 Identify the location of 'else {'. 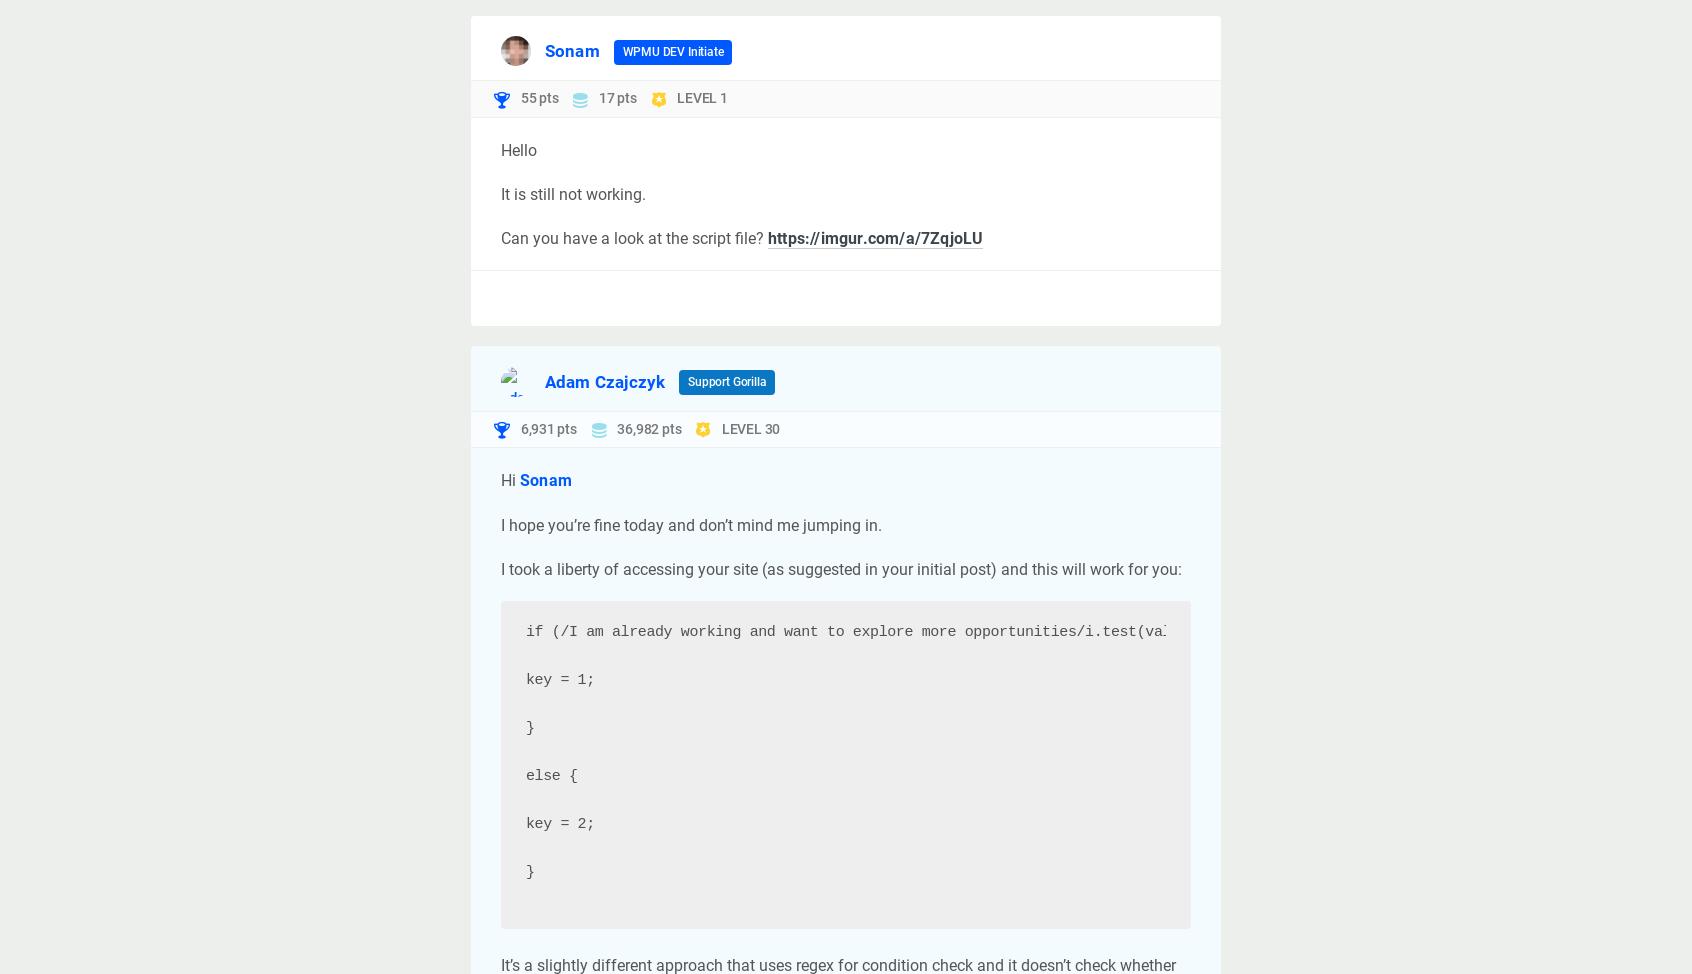
(551, 774).